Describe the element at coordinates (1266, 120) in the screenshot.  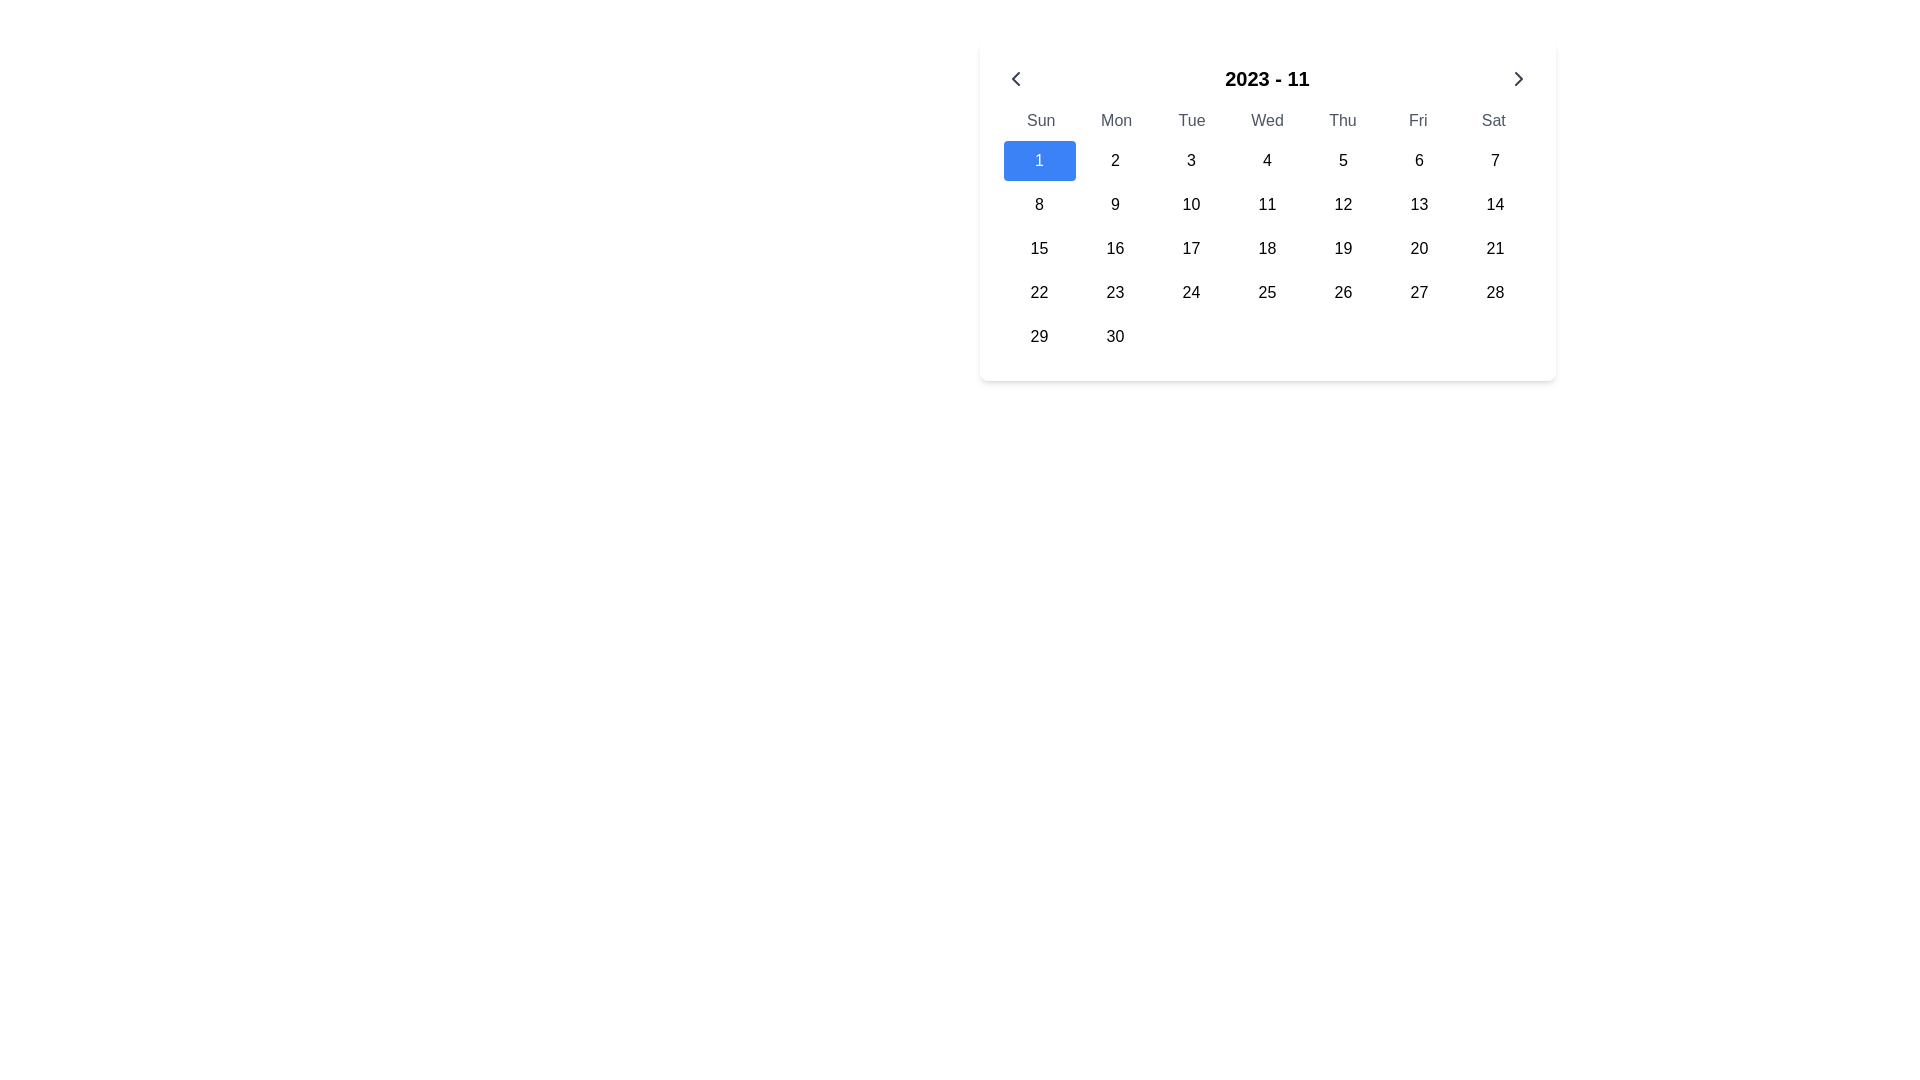
I see `the text label representing 'Wednesday' in the calendar interface, which is the fourth item in the sequence of days of the week` at that location.